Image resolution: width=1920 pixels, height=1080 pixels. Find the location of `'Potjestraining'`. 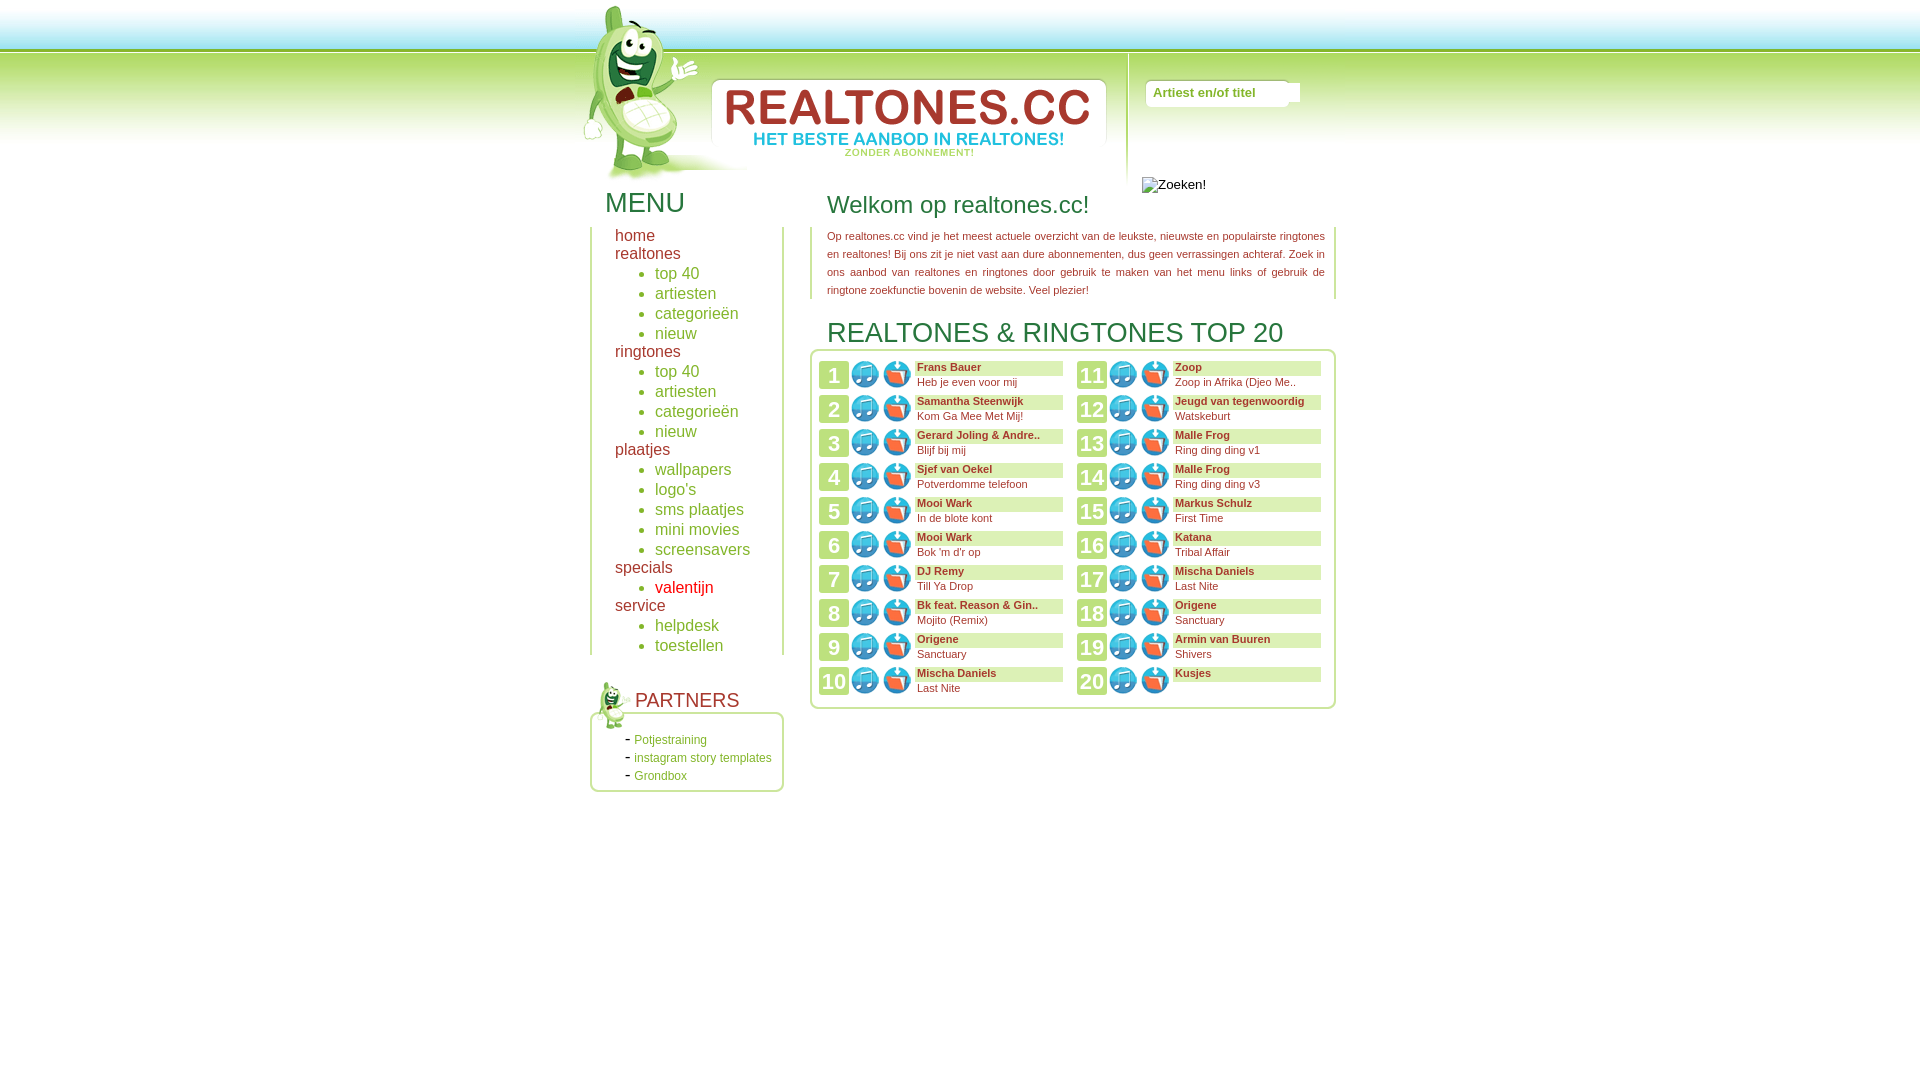

'Potjestraining' is located at coordinates (670, 740).